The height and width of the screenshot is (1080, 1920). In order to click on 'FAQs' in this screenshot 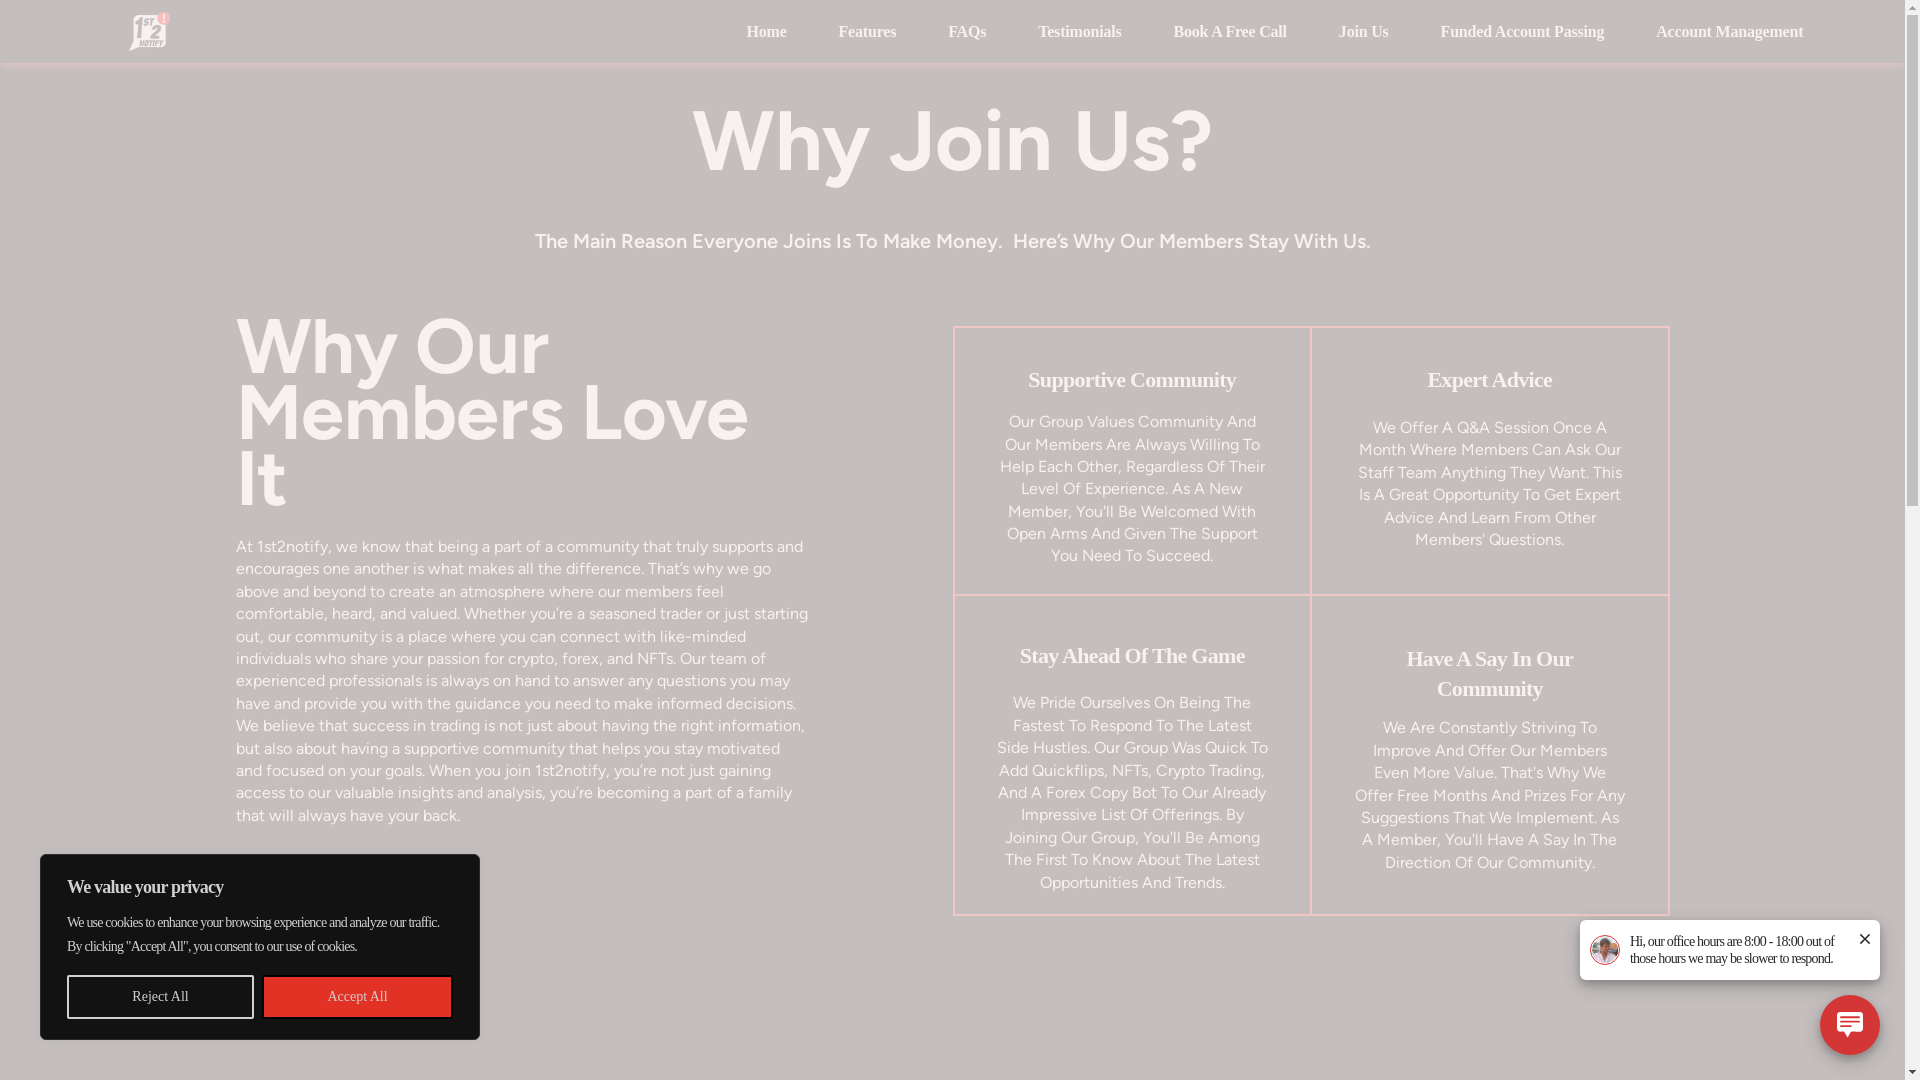, I will do `click(947, 30)`.